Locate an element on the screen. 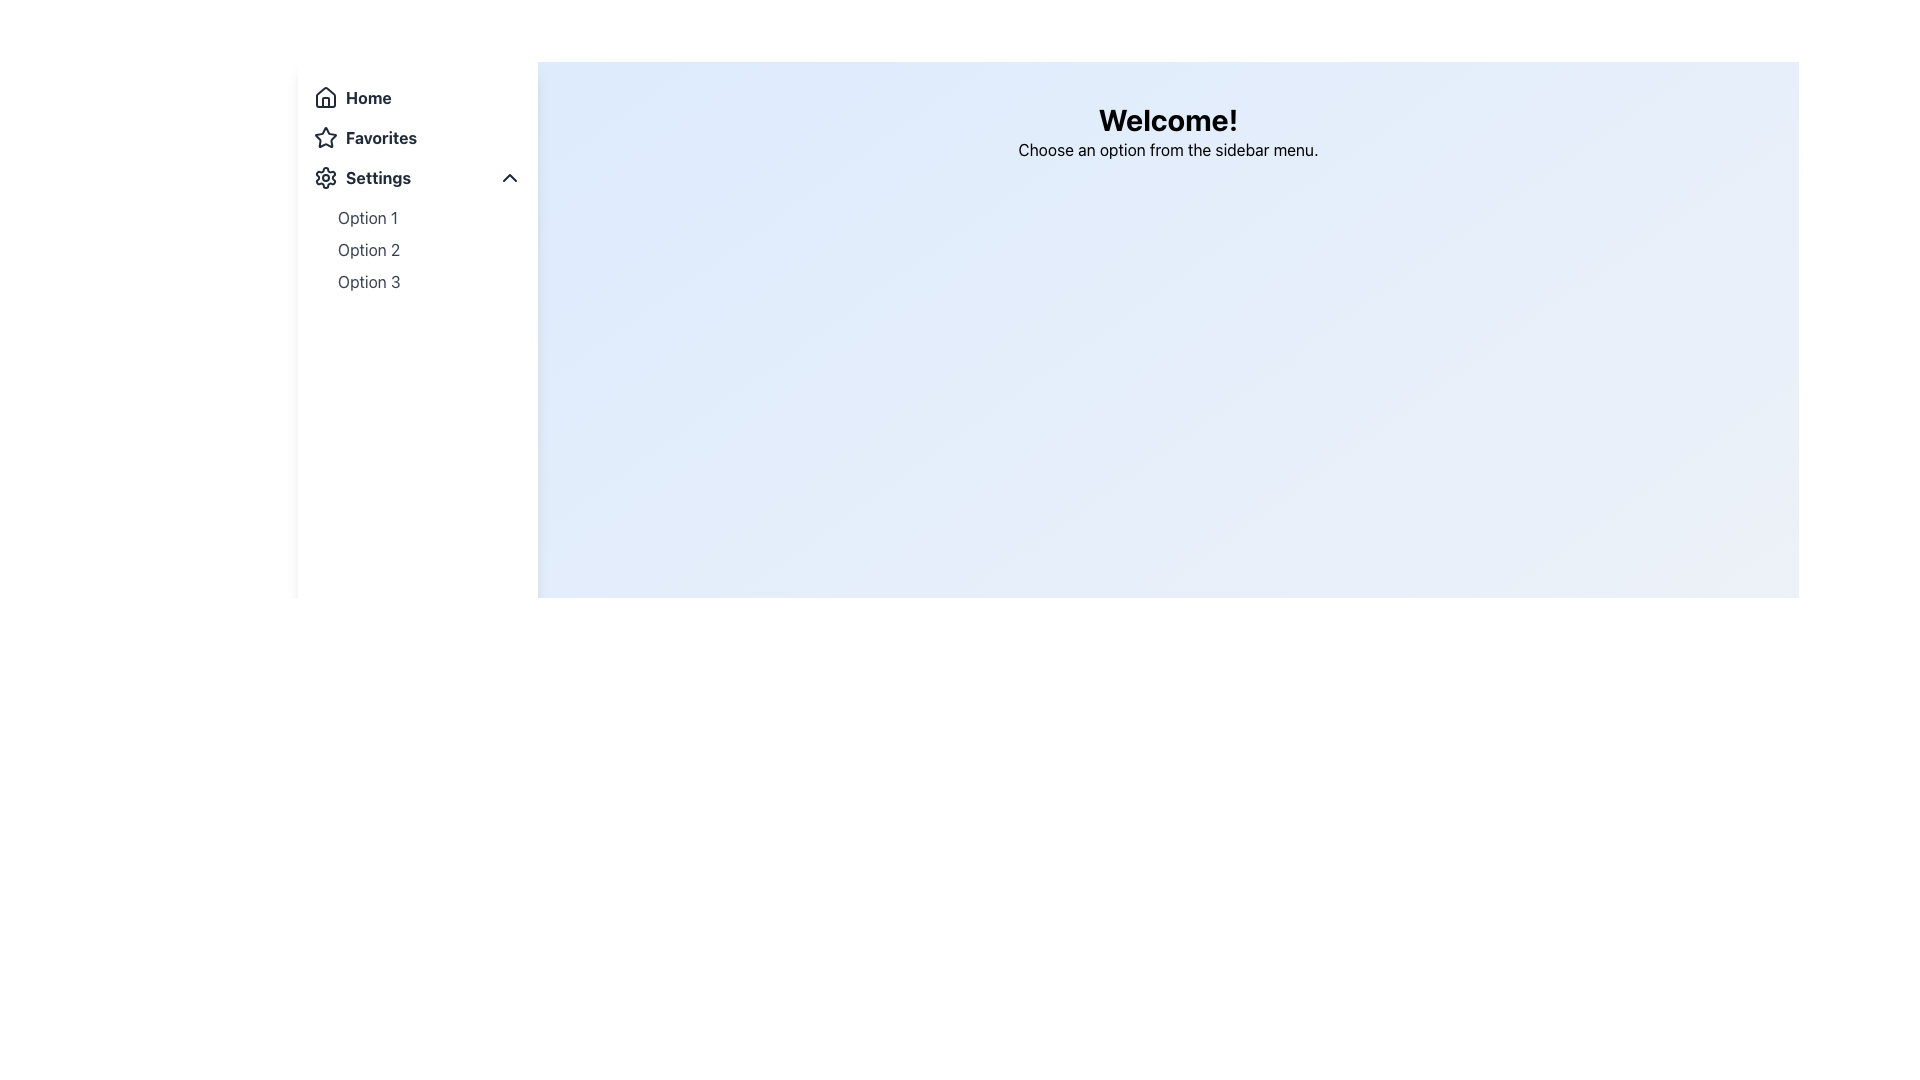 The image size is (1920, 1080). keyboard navigation is located at coordinates (416, 189).